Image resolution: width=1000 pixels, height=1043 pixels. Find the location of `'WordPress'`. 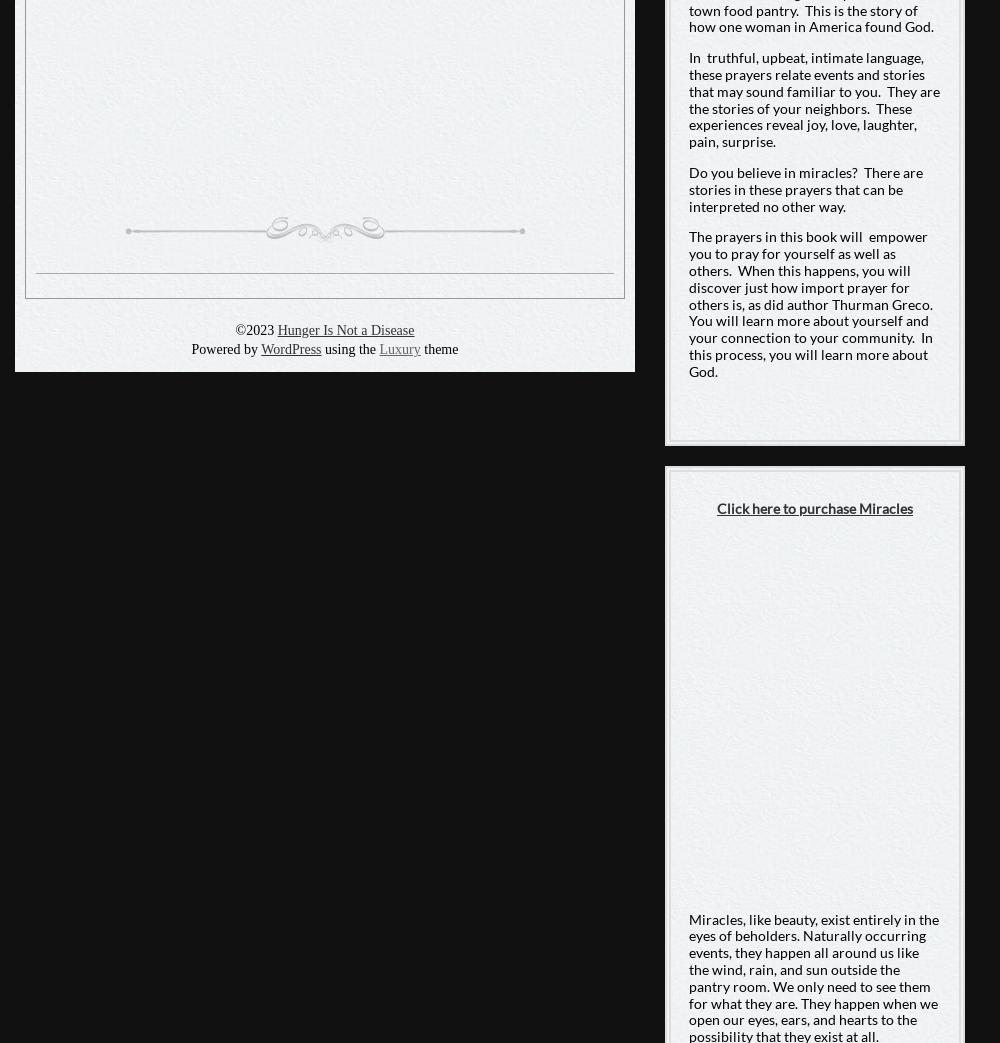

'WordPress' is located at coordinates (291, 348).